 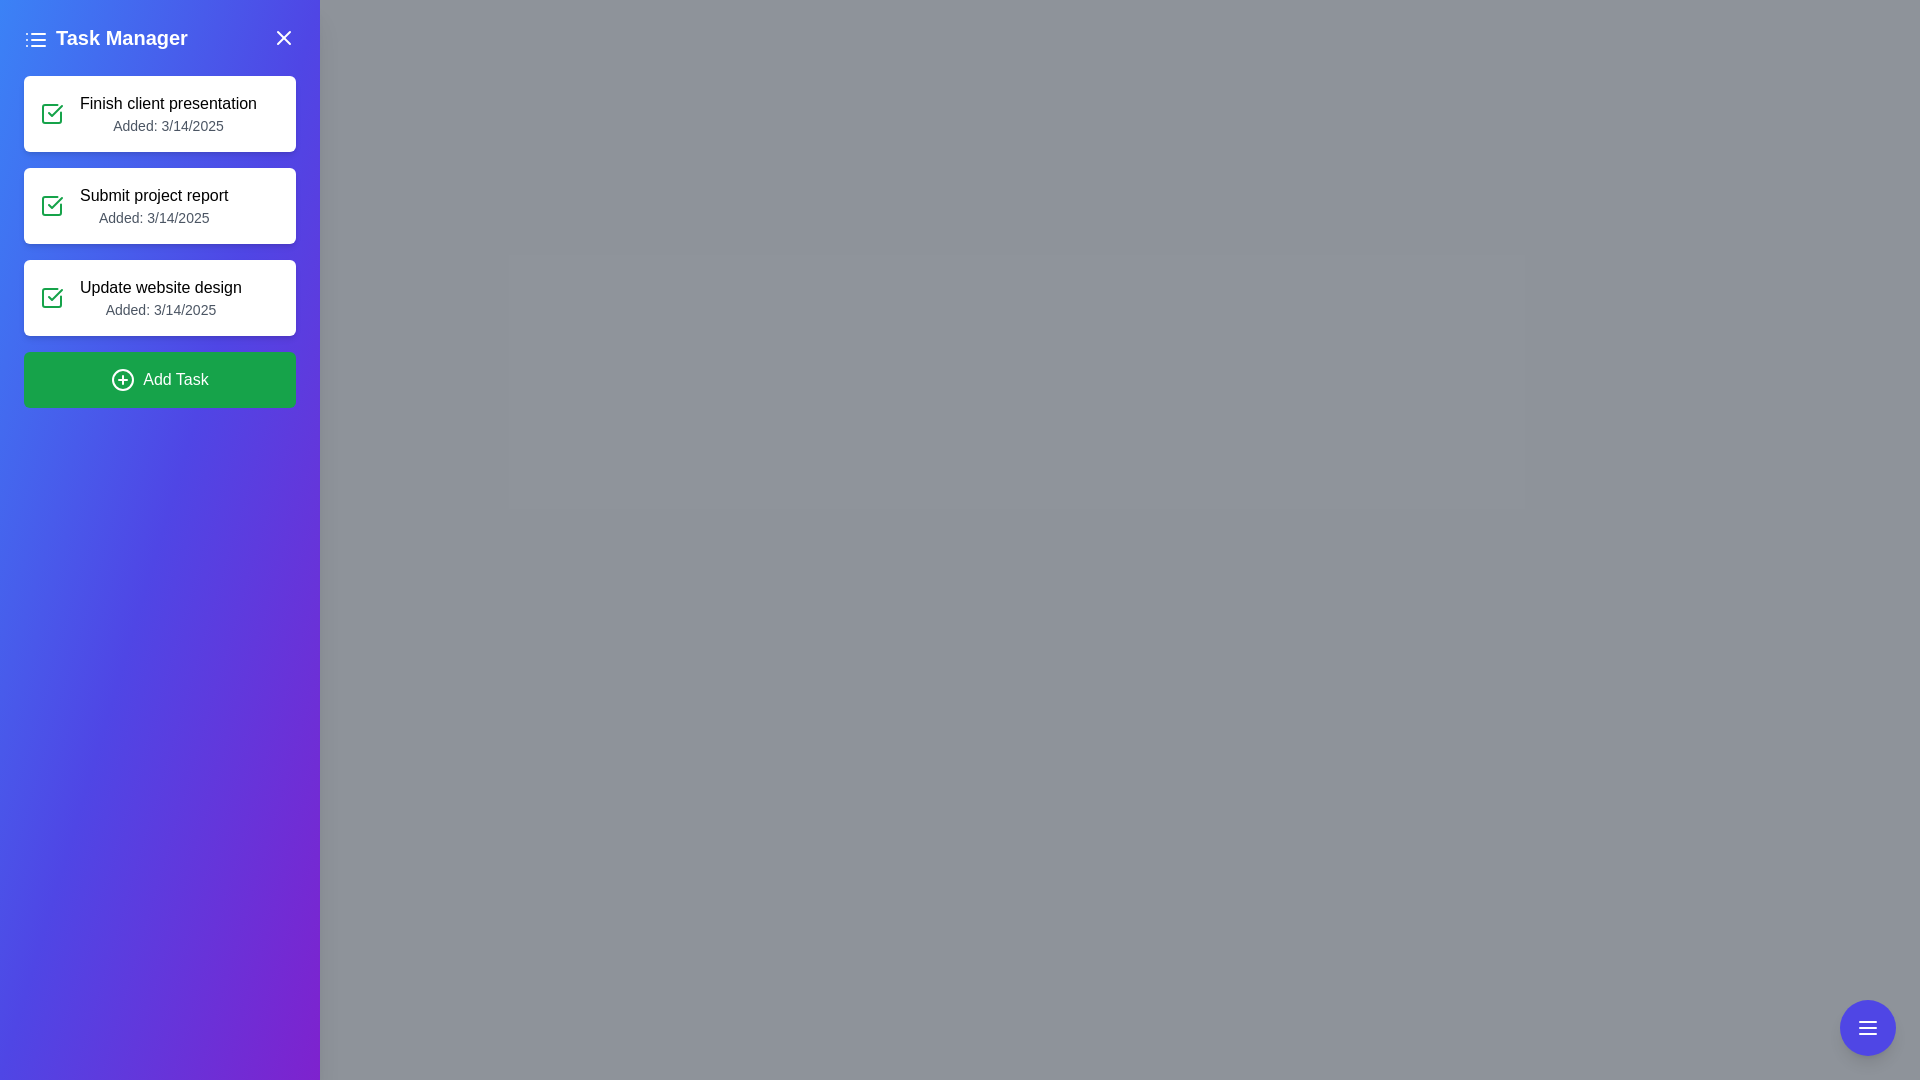 I want to click on the Text Label that provides metadata about the associated task, specifically the date it was added, which is located directly below the 'Submit project report' text in the middle entry of the vertical task list, so click(x=153, y=218).